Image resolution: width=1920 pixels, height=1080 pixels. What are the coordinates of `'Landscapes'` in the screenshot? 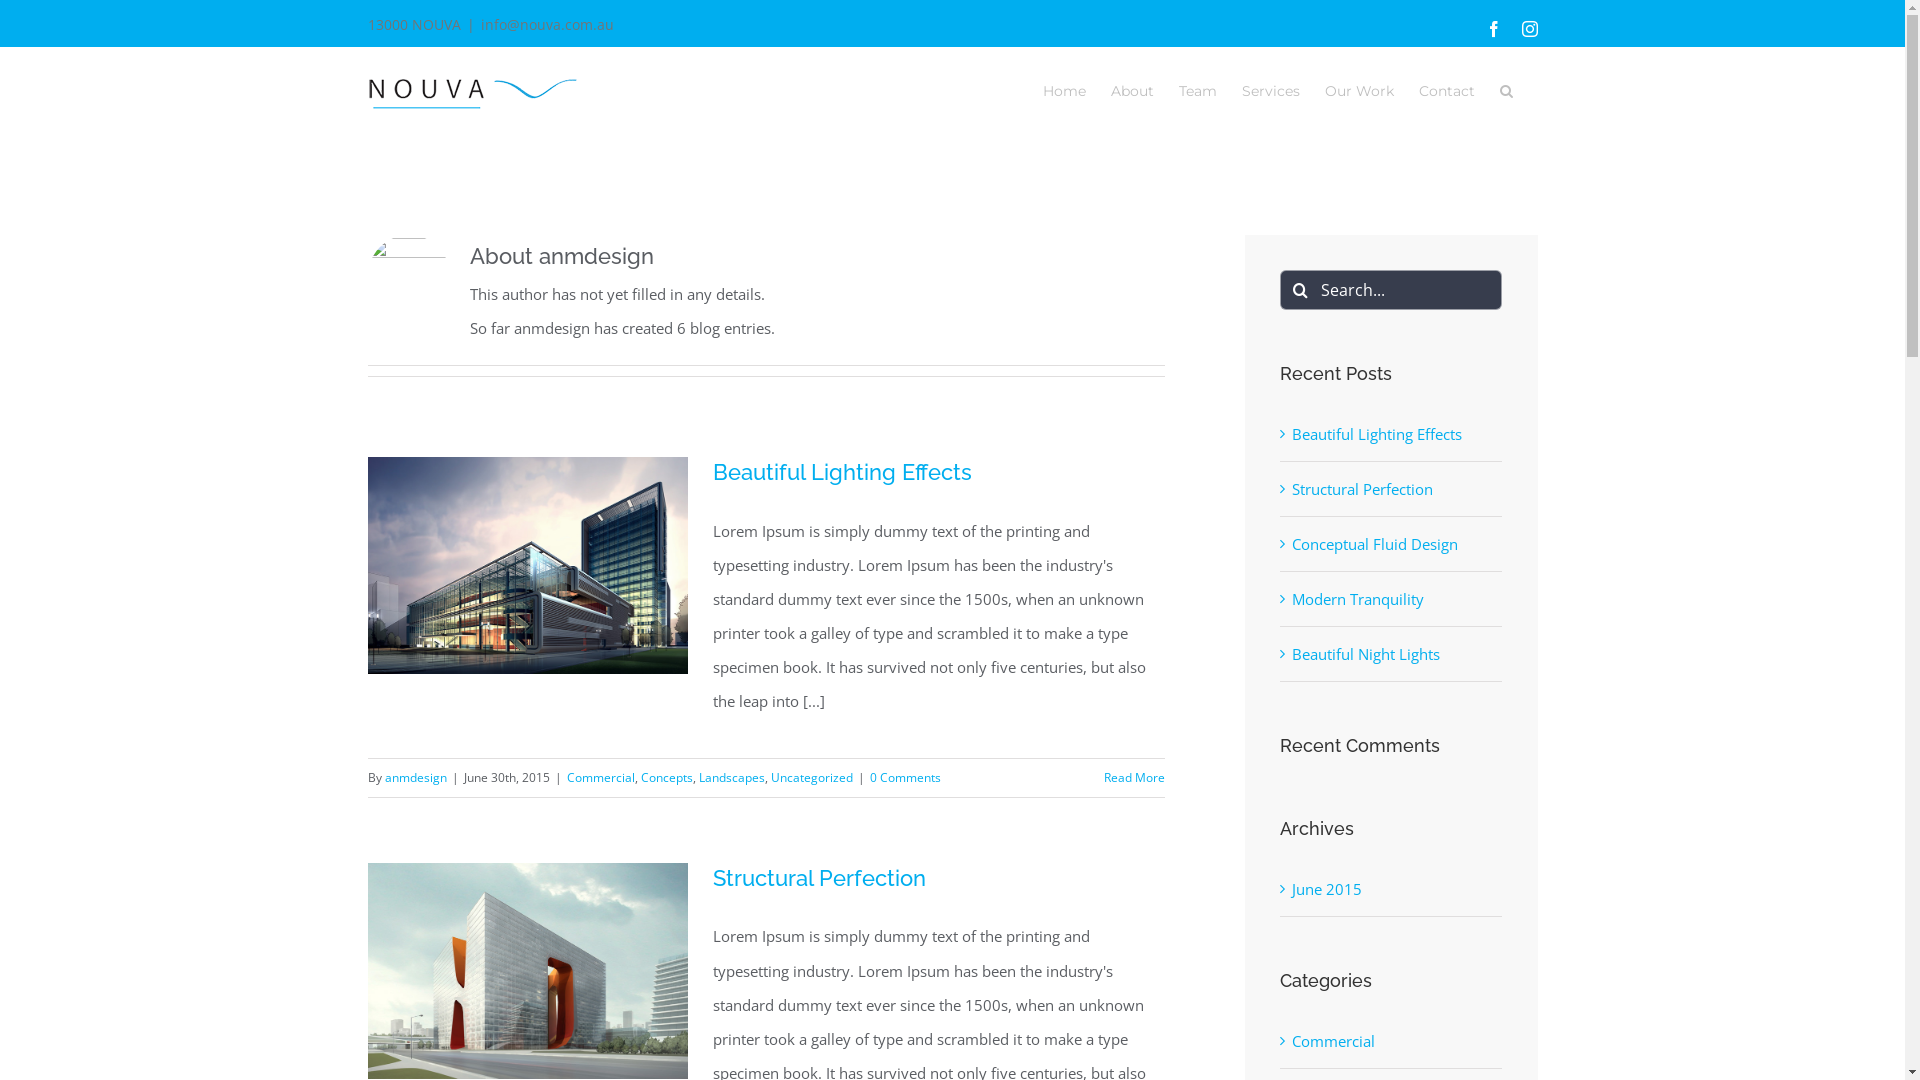 It's located at (729, 776).